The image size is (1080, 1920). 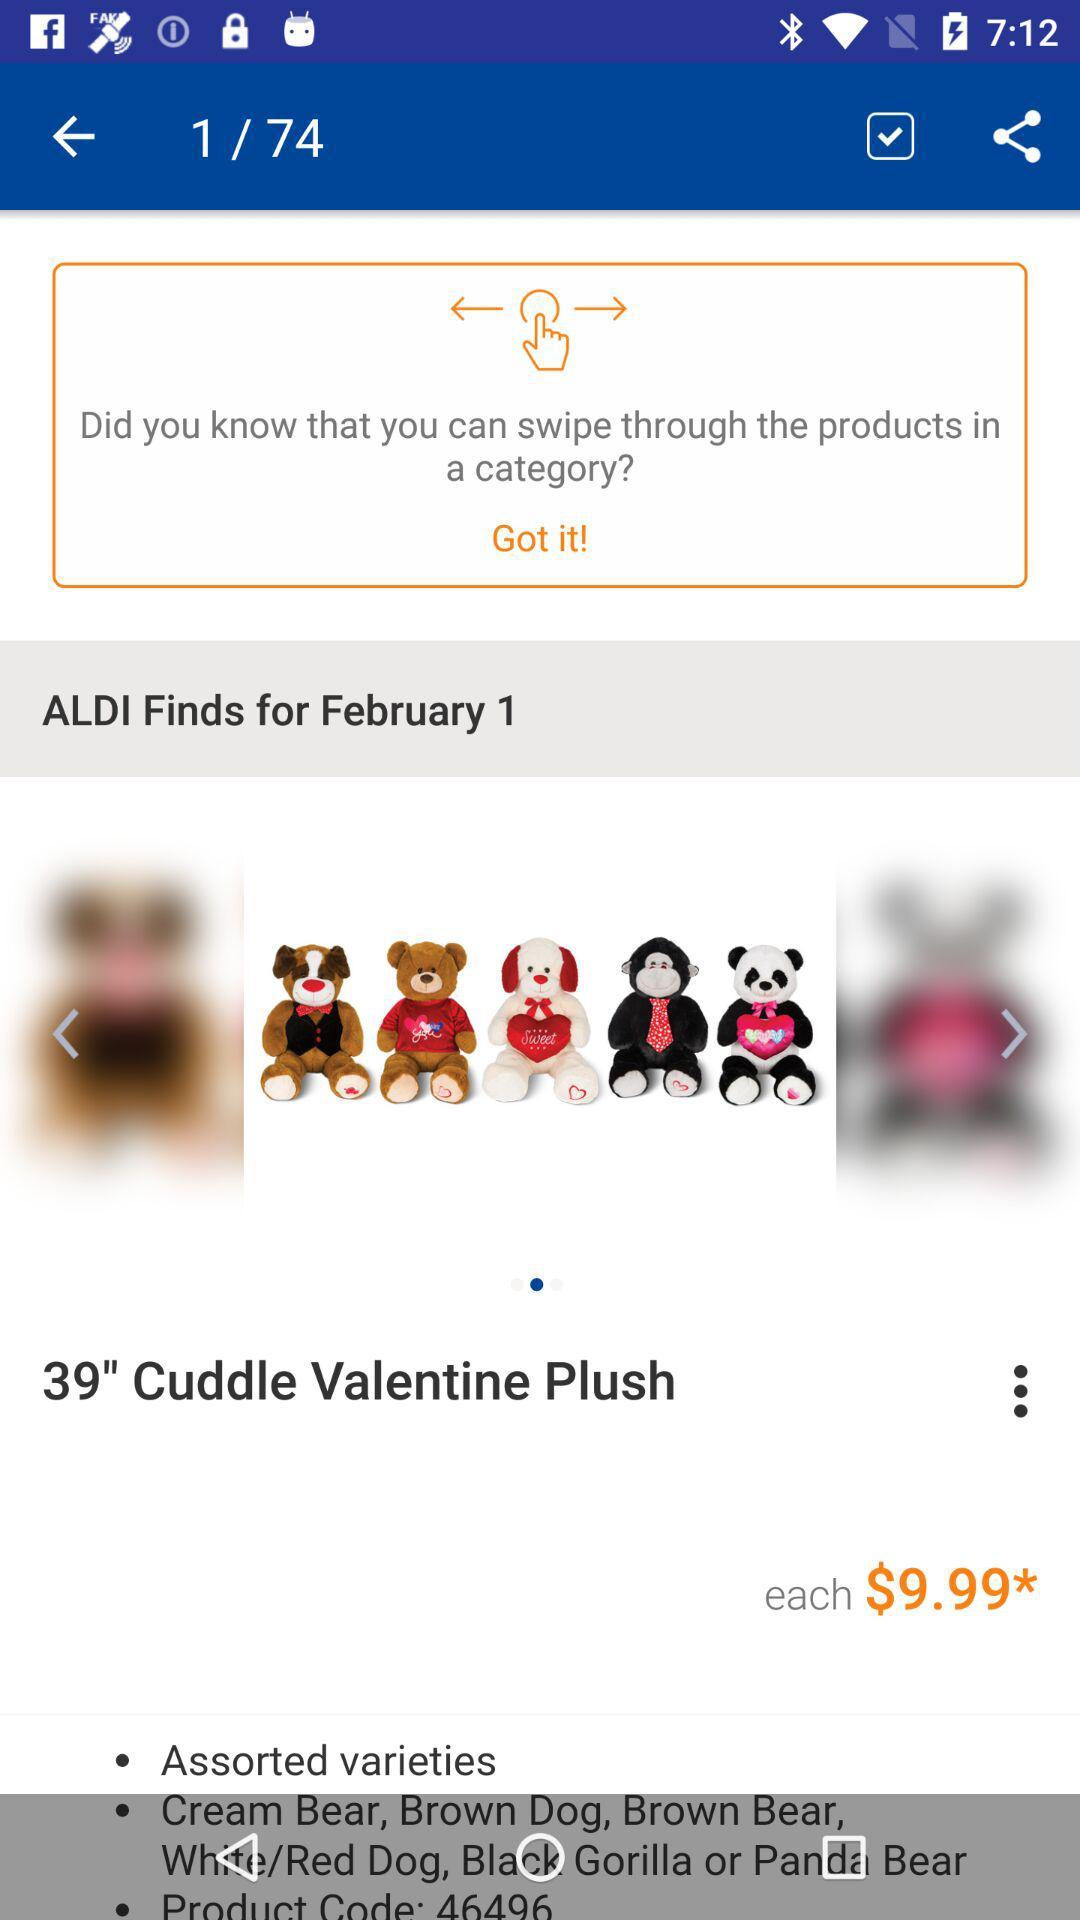 I want to click on native carousel image, so click(x=540, y=1017).